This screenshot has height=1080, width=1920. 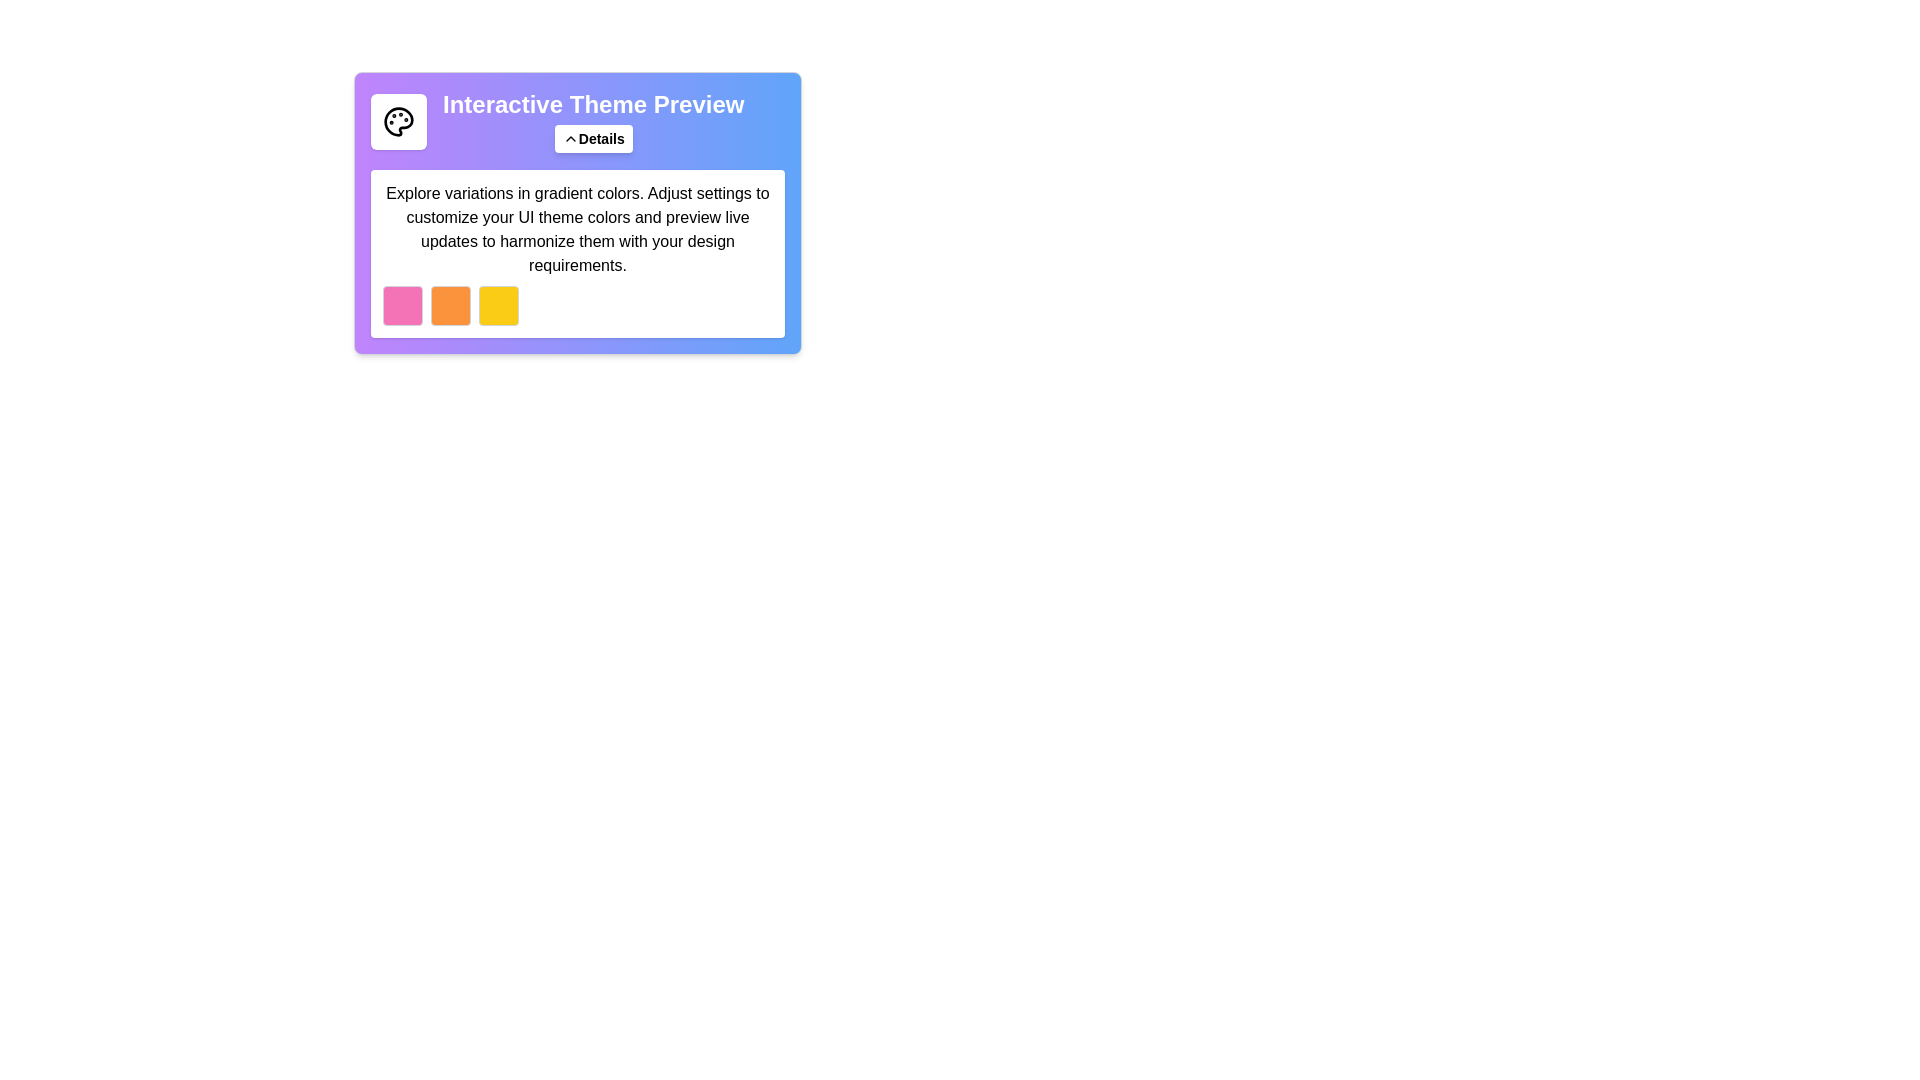 What do you see at coordinates (592, 121) in the screenshot?
I see `the Composite component displaying a title and a 'Details' button` at bounding box center [592, 121].